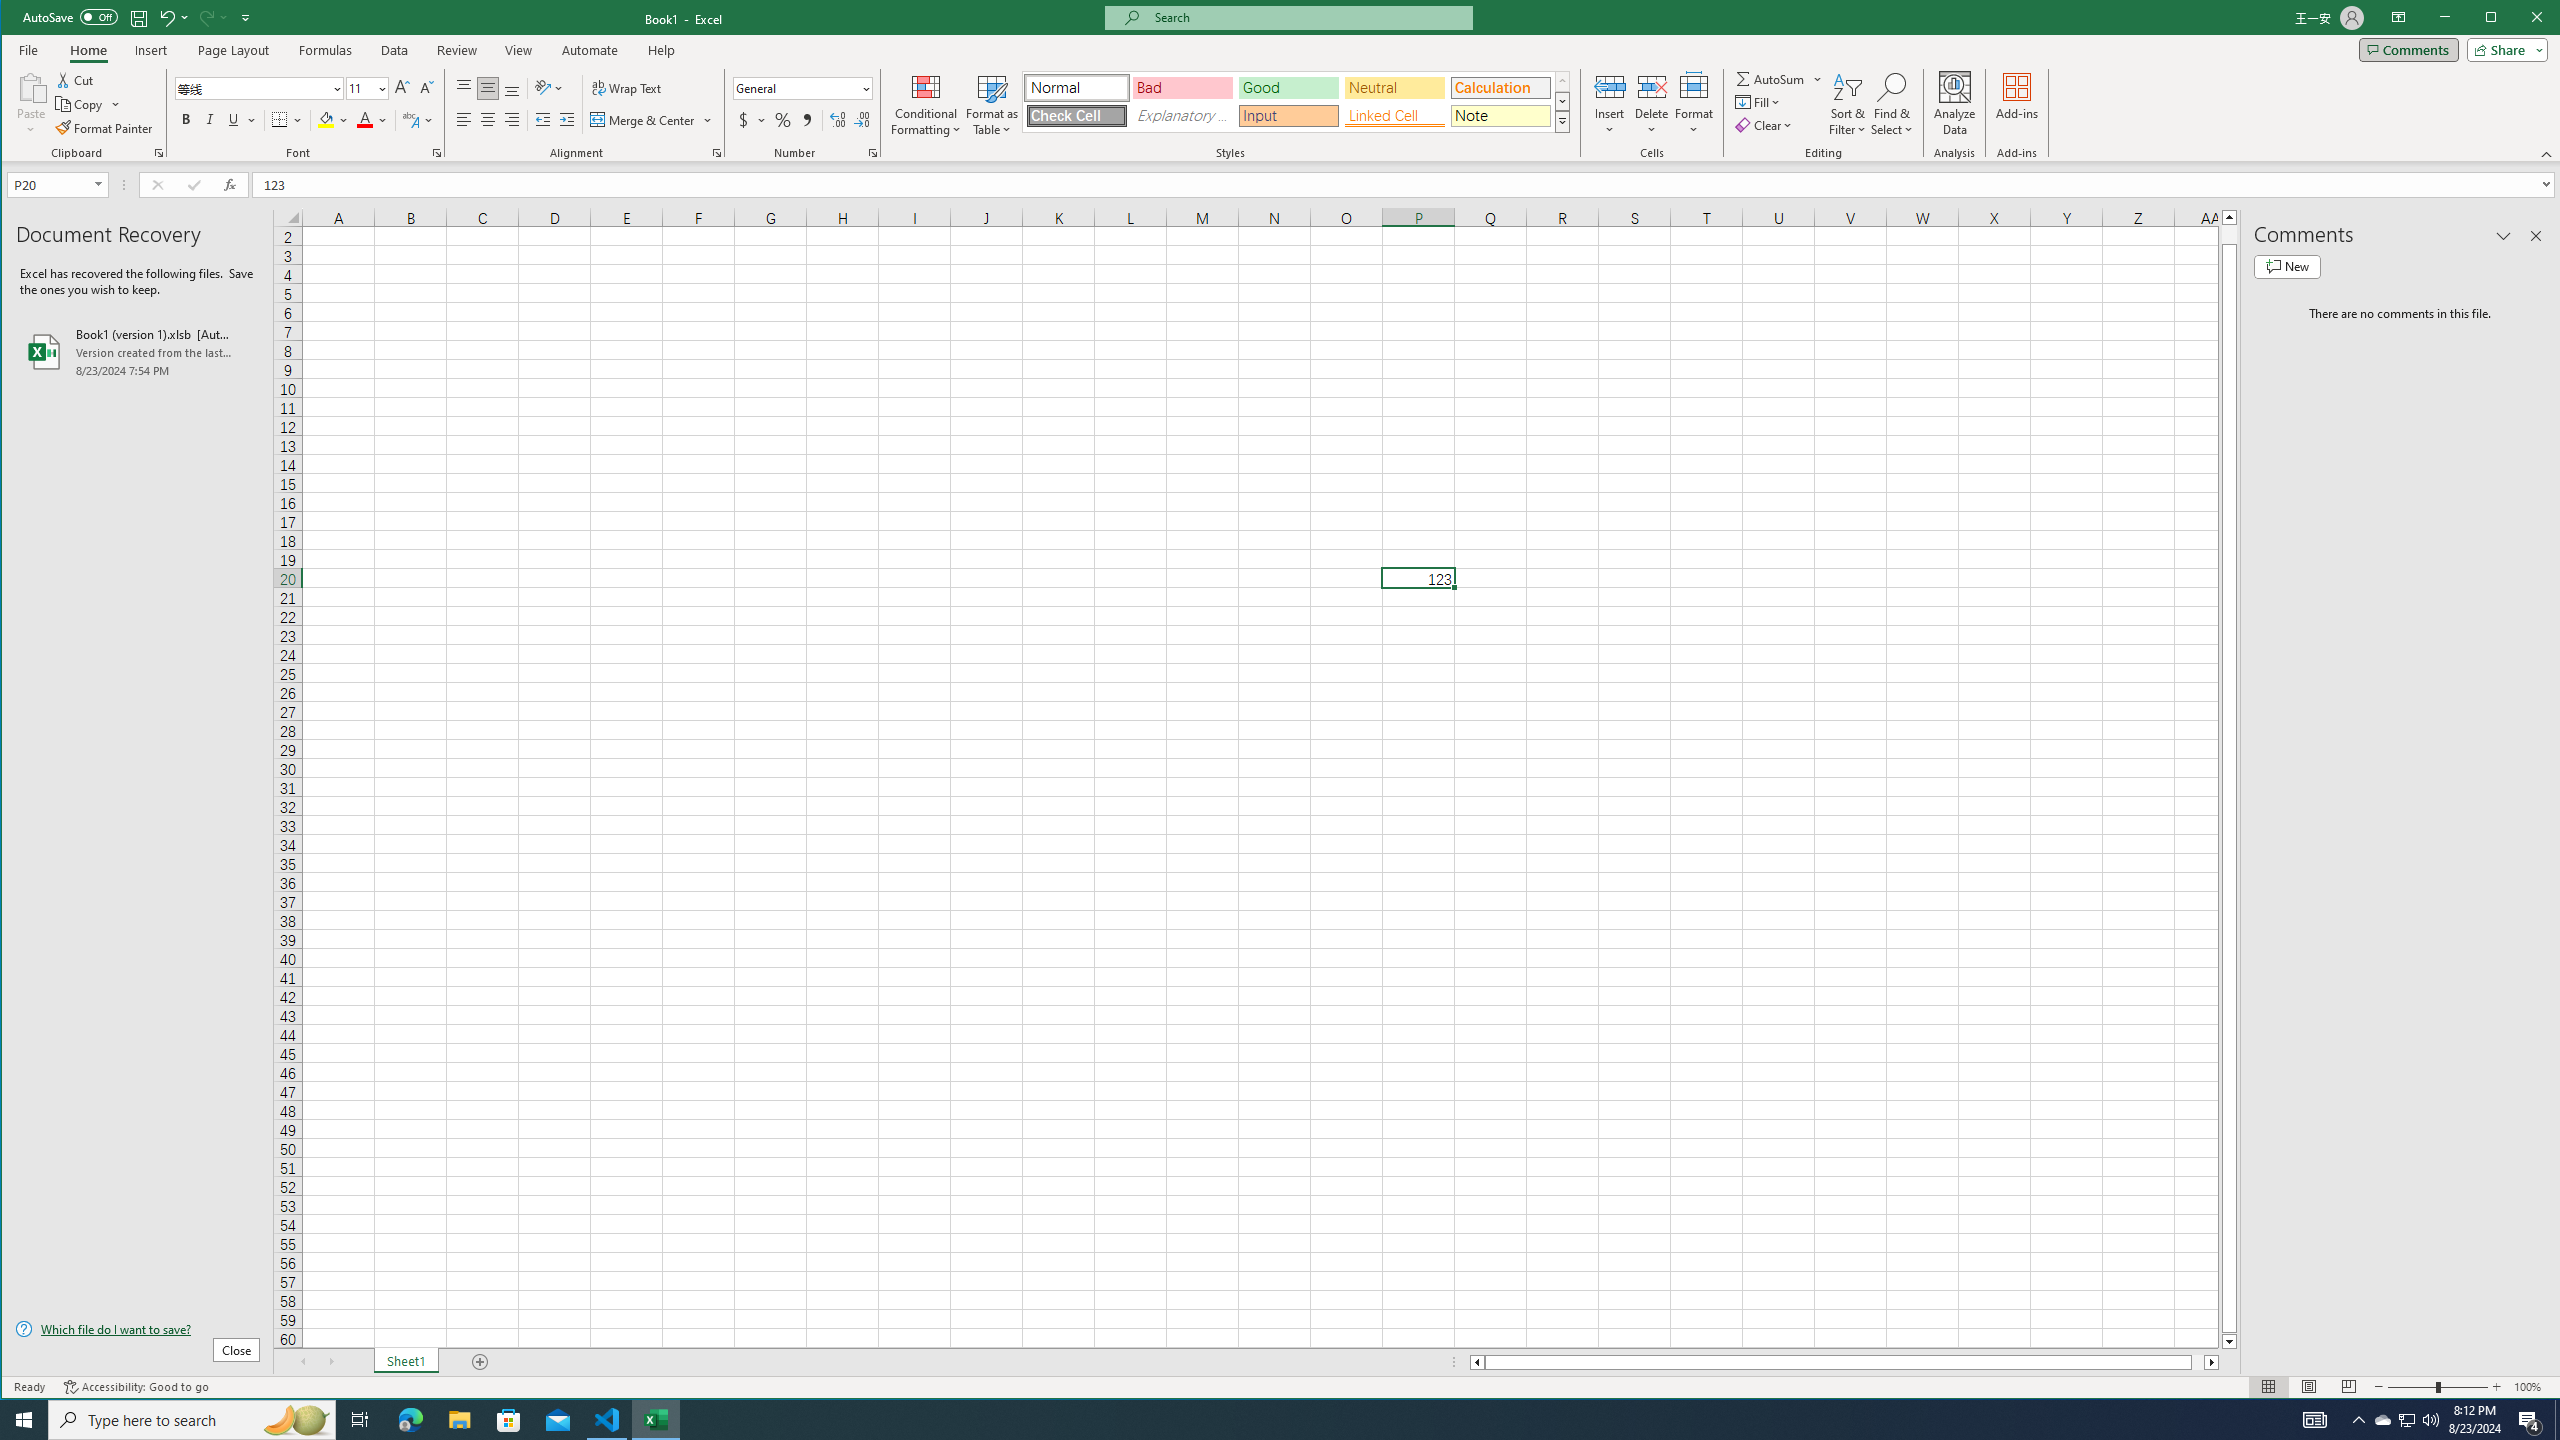 Image resolution: width=2560 pixels, height=1440 pixels. Describe the element at coordinates (363, 119) in the screenshot. I see `'Font Color RGB(255, 0, 0)'` at that location.